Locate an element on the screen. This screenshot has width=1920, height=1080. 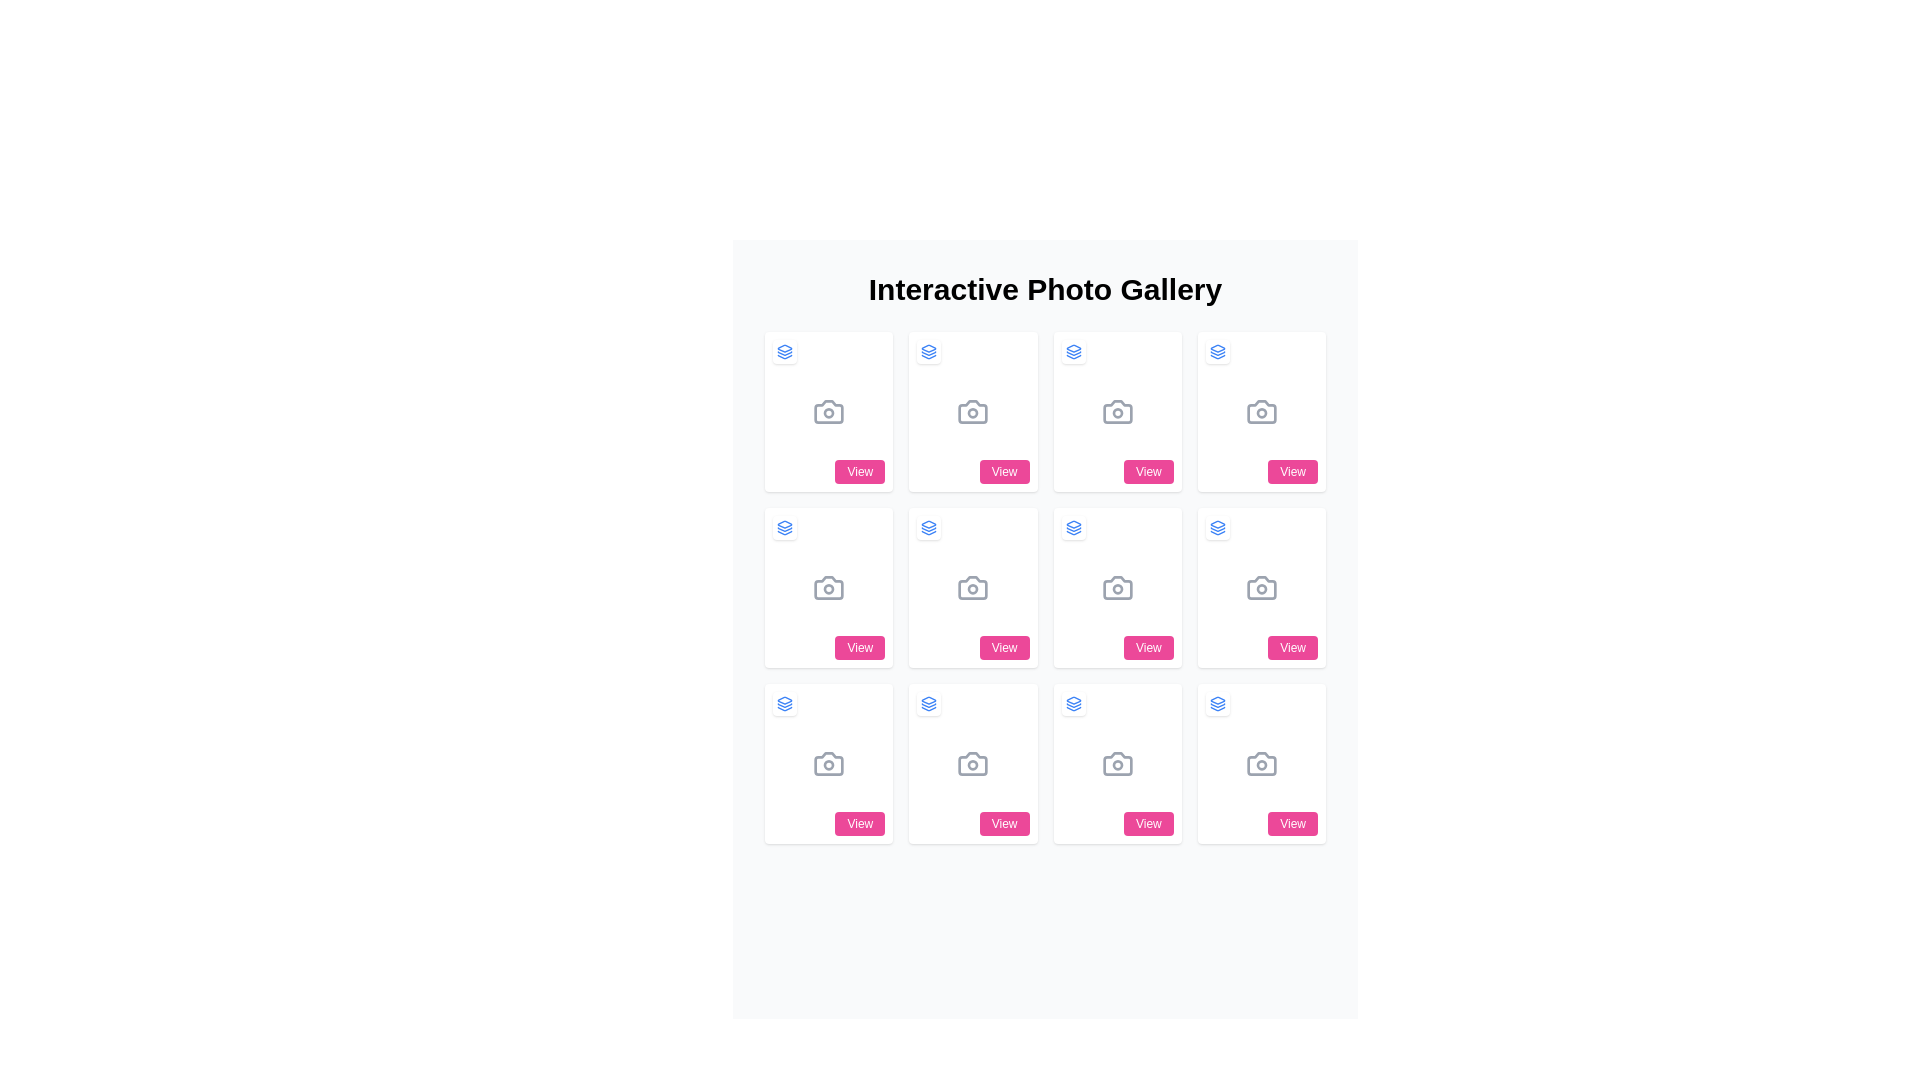
the Icon Button which has a white background, rounded corners, and a blue stack of layers icon, located in the second row and first column of the grid card layout is located at coordinates (784, 527).